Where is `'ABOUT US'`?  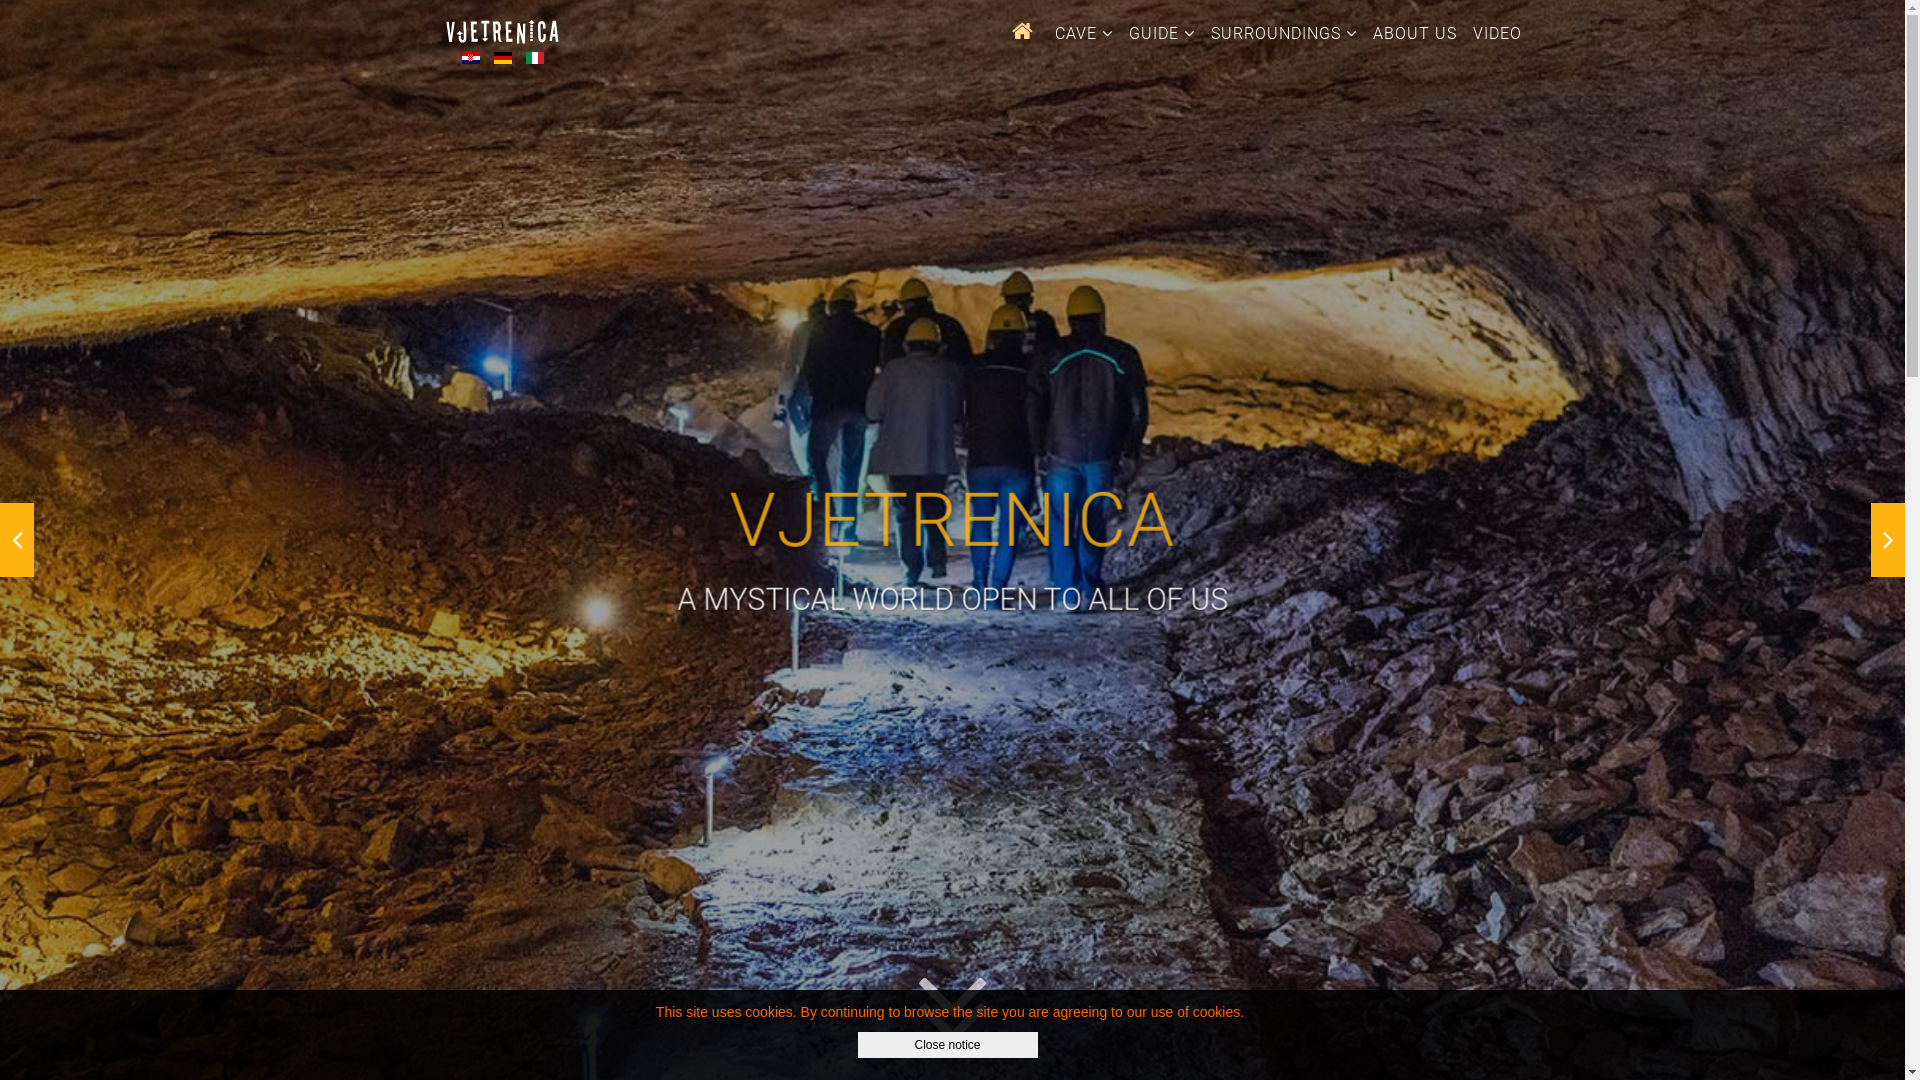
'ABOUT US' is located at coordinates (1414, 33).